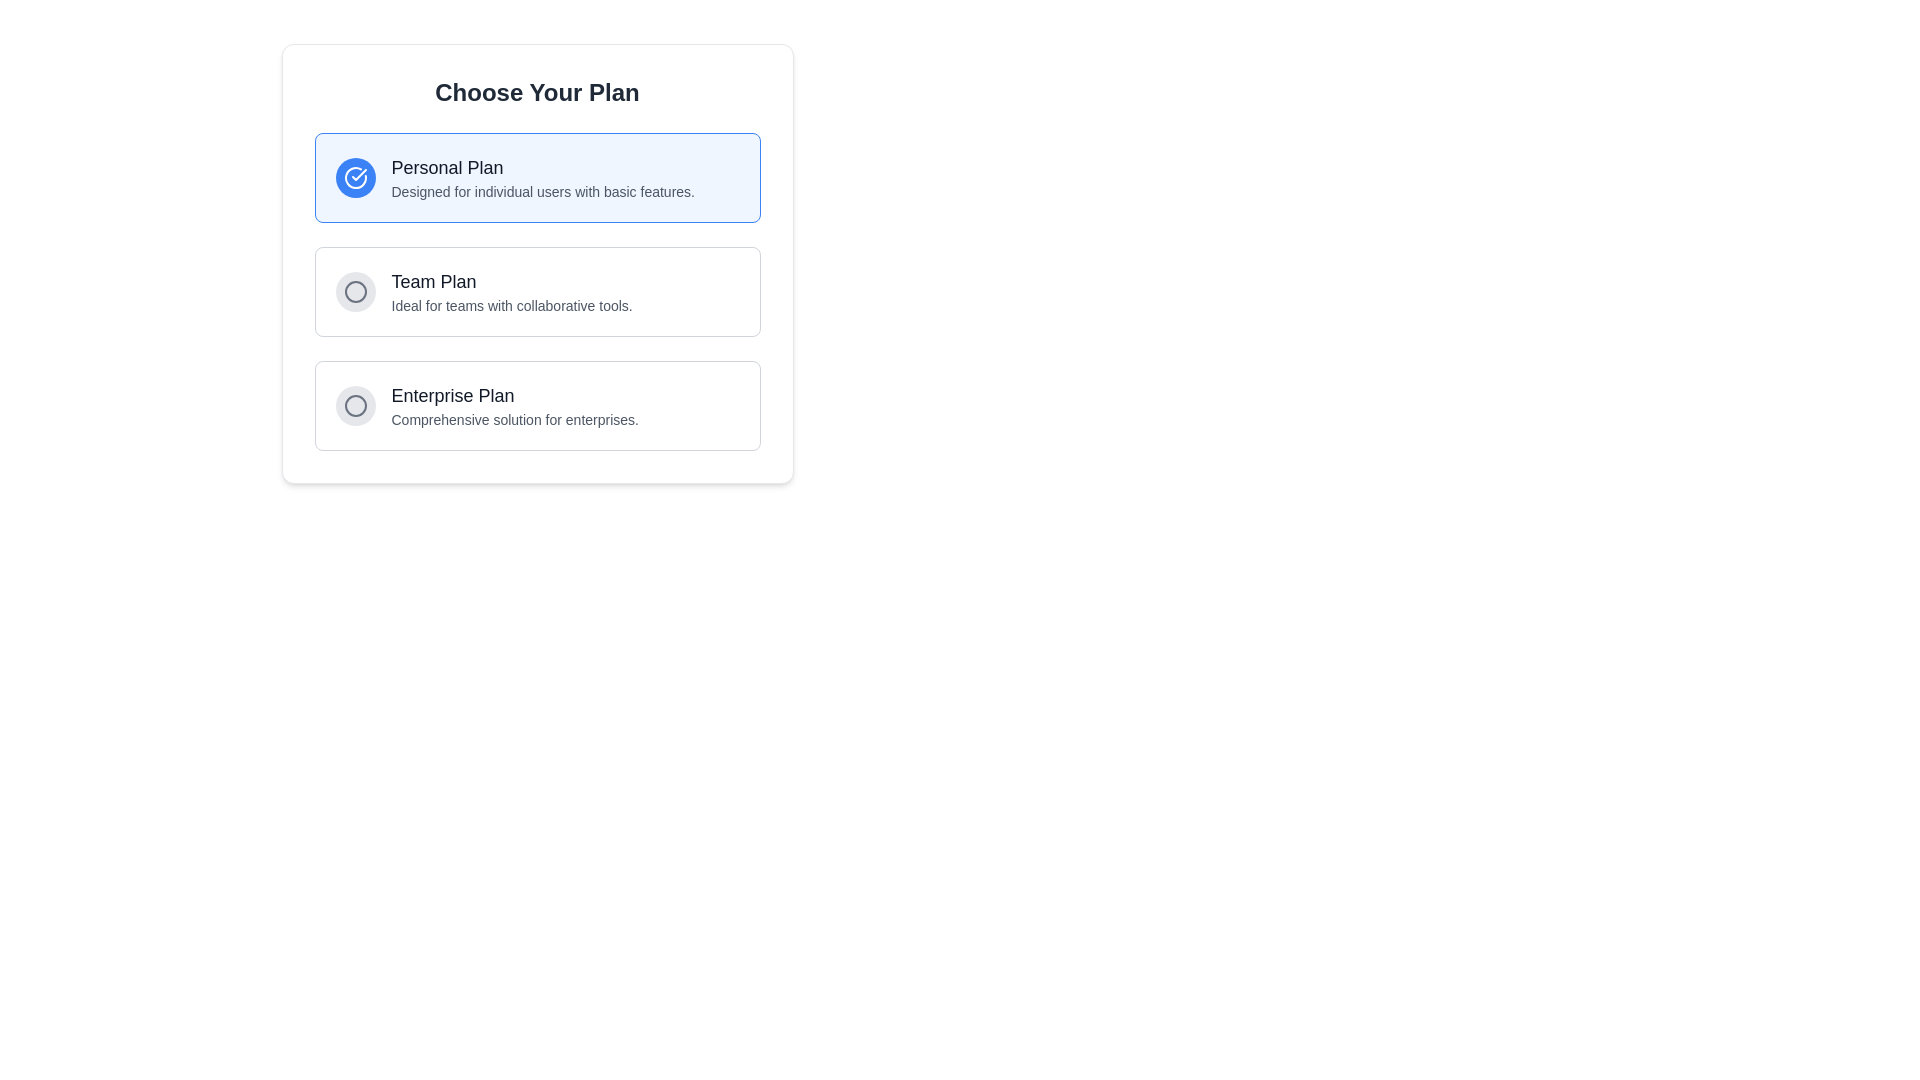 This screenshot has width=1920, height=1080. What do you see at coordinates (537, 292) in the screenshot?
I see `the 'Team Plan' selection card, which is the middle card in a vertically stacked list, to confirm selection` at bounding box center [537, 292].